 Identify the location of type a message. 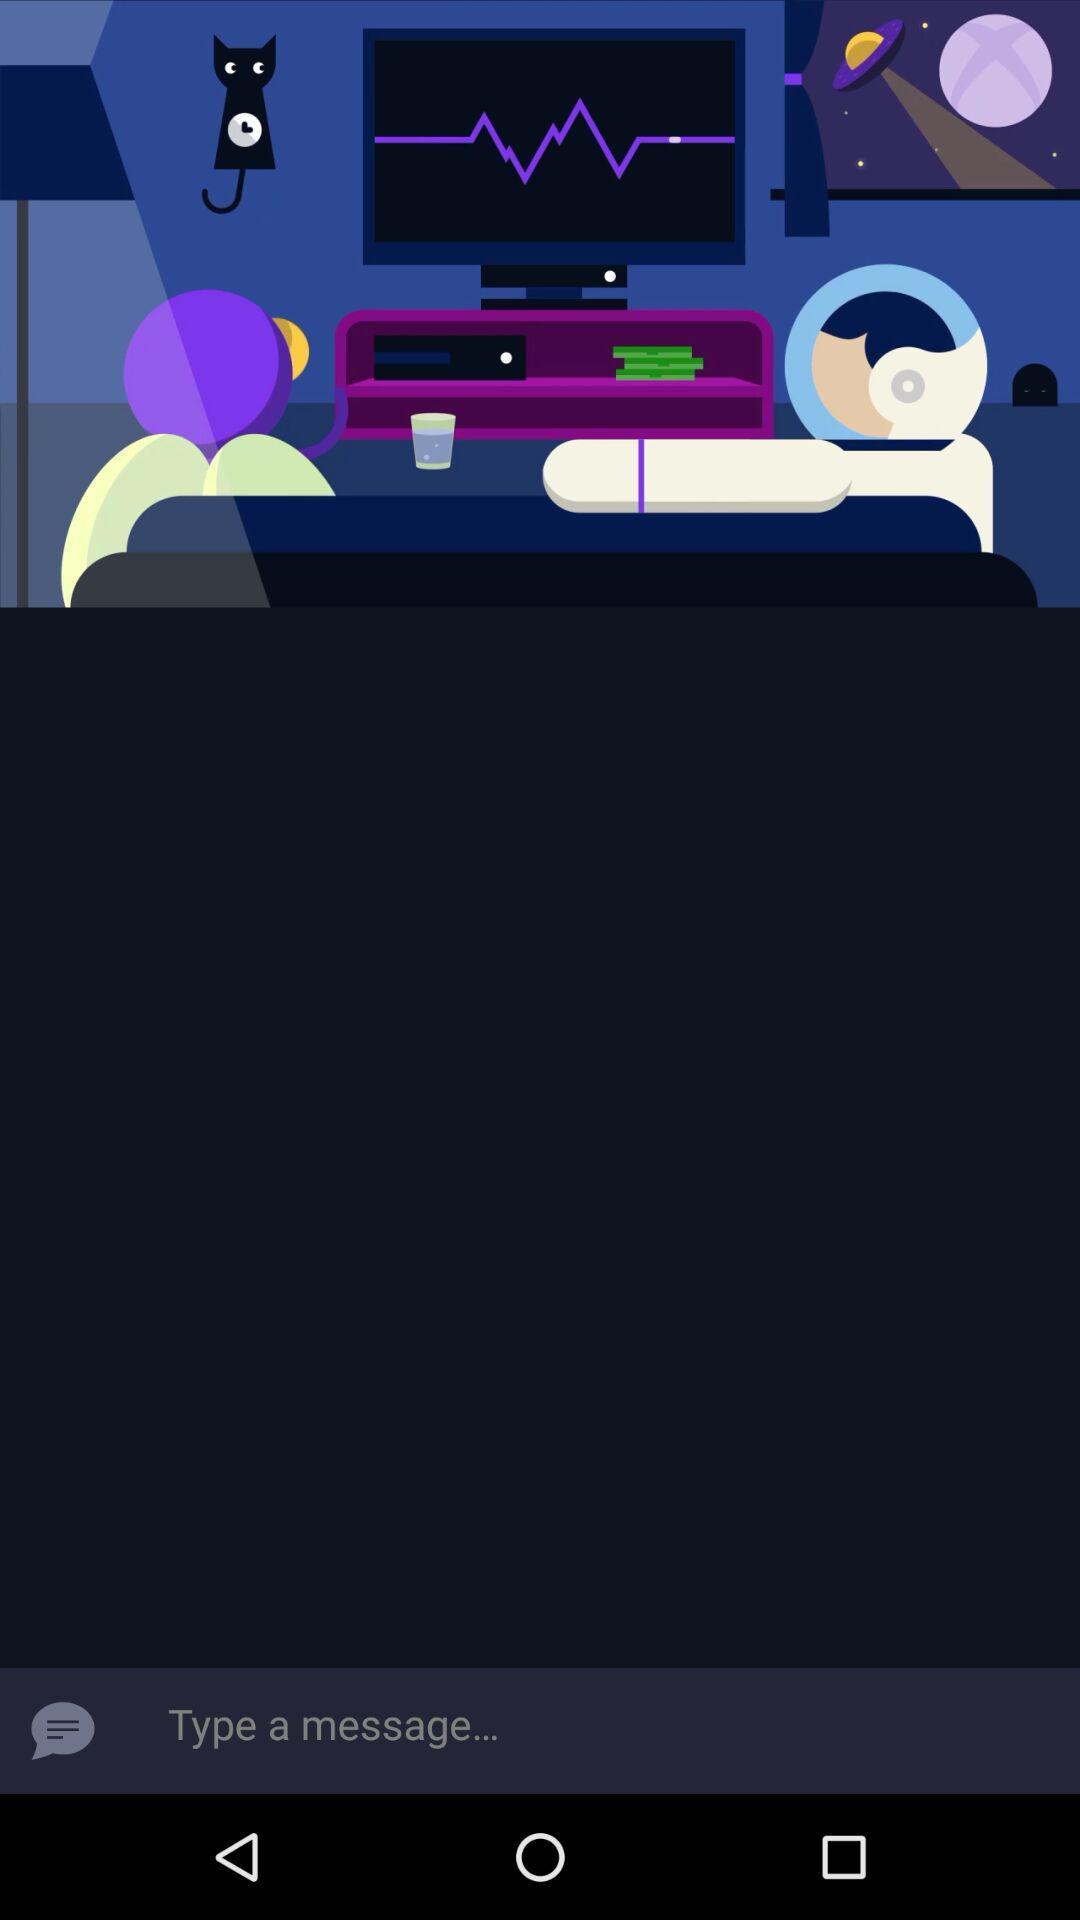
(601, 1730).